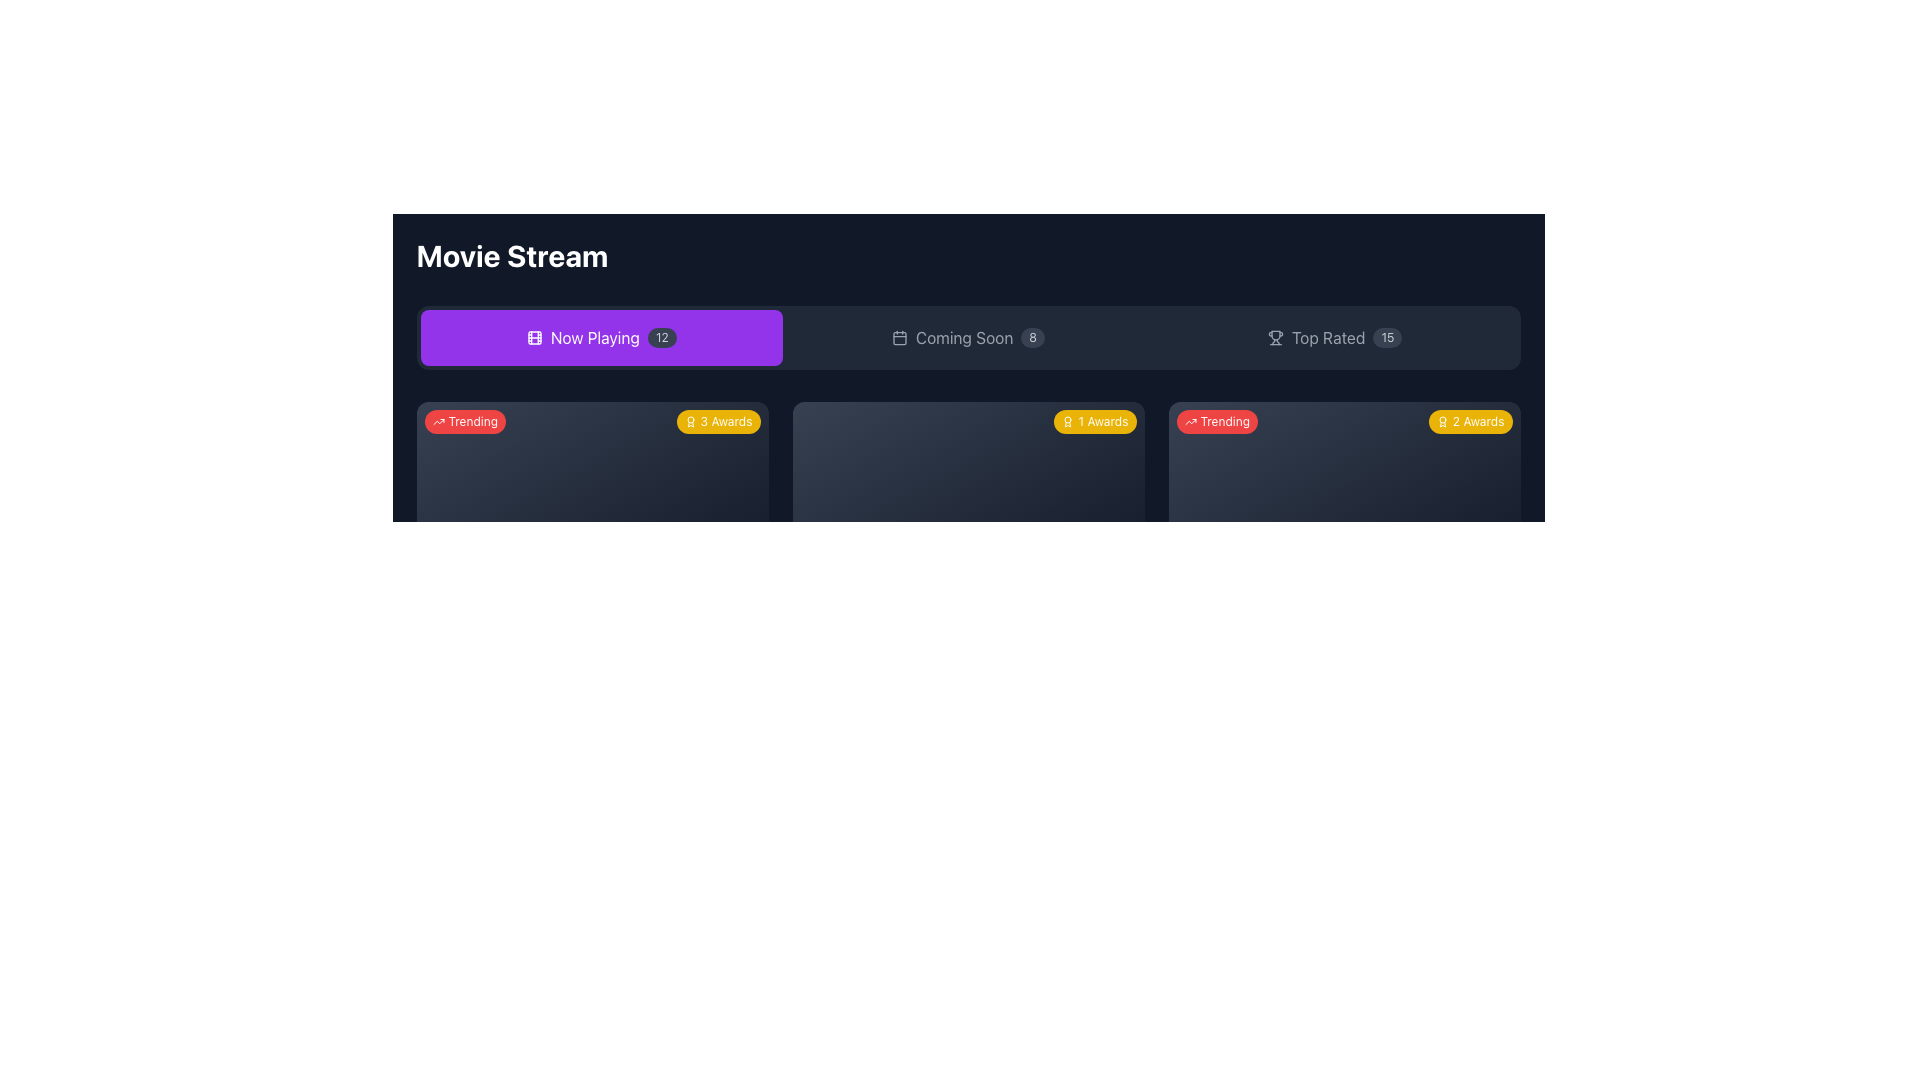 Image resolution: width=1920 pixels, height=1080 pixels. Describe the element at coordinates (968, 337) in the screenshot. I see `the middle button labeled 'Coming Soon' with the count '8'` at that location.